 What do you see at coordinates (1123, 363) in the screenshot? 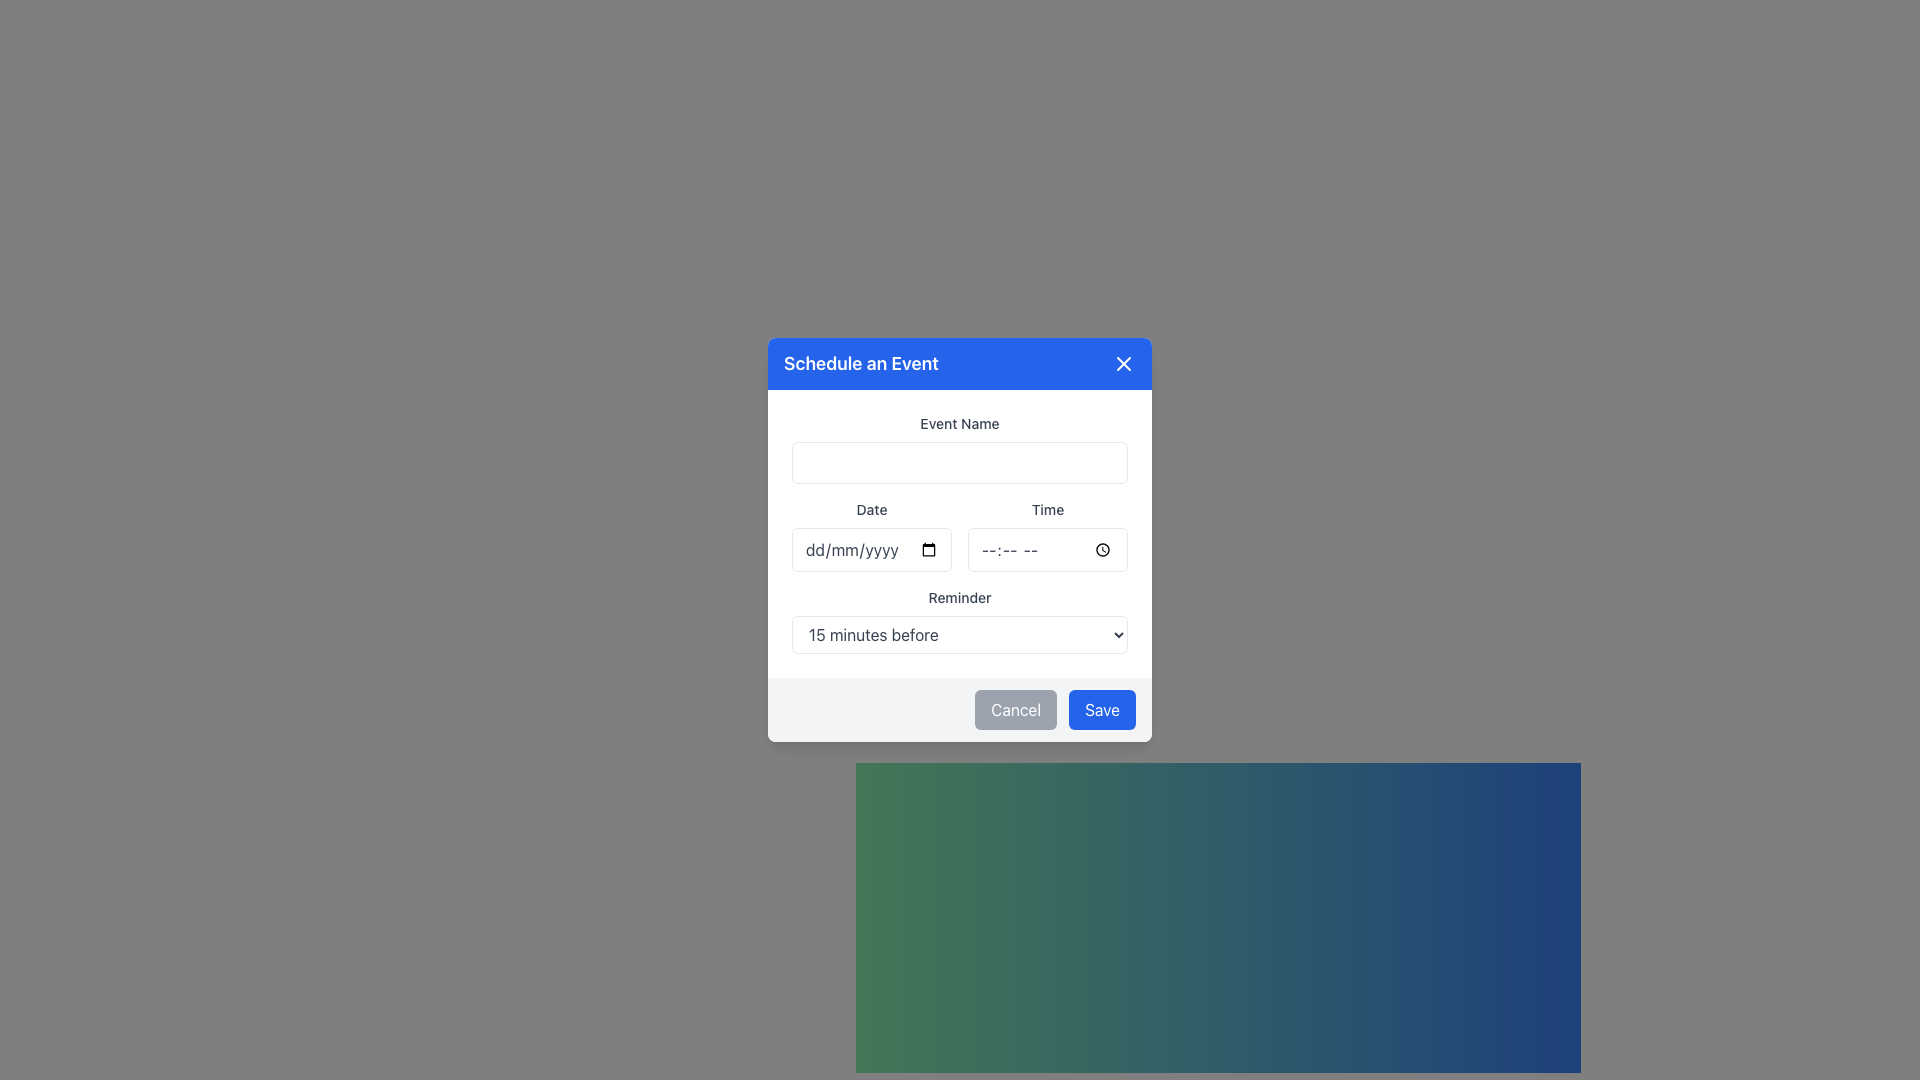
I see `the small red 'X' button in the top-right corner of the blue modal header labeled 'Schedule an Event'` at bounding box center [1123, 363].